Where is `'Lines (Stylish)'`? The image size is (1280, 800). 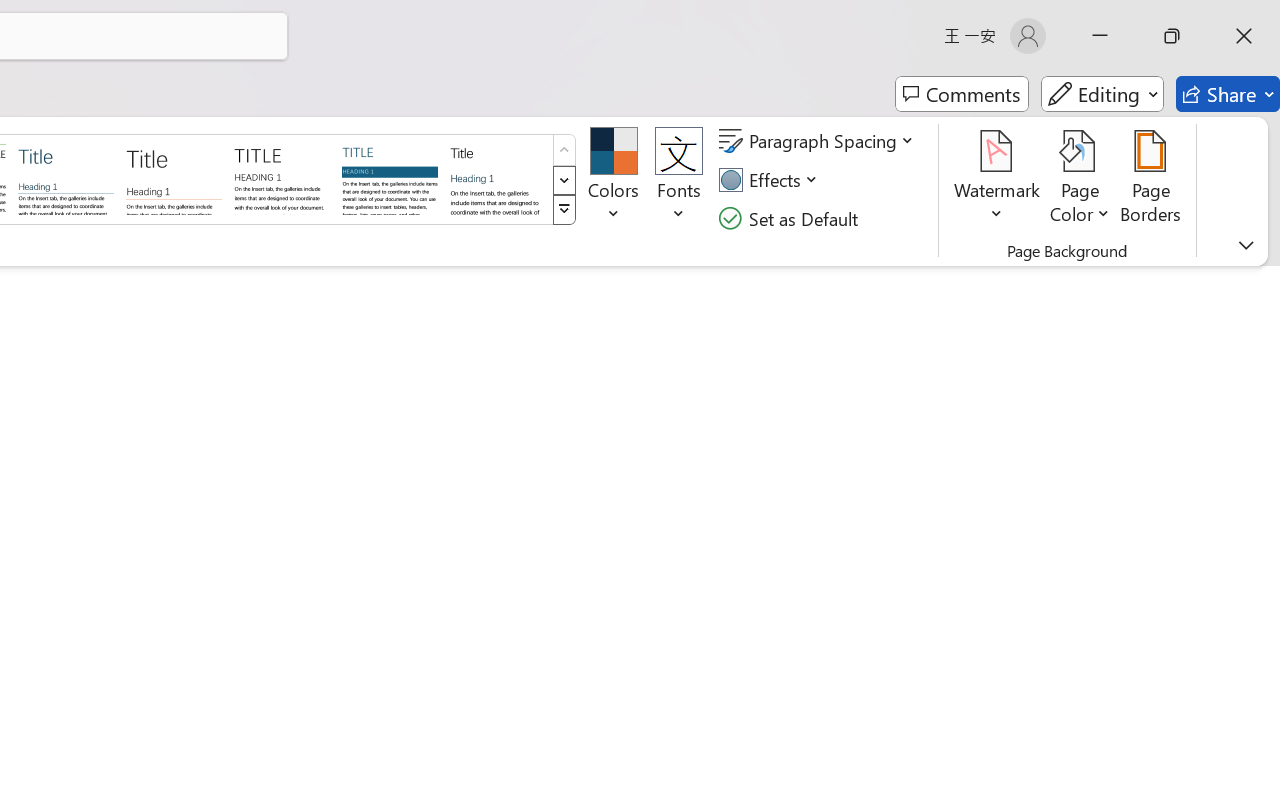
'Lines (Stylish)' is located at coordinates (174, 177).